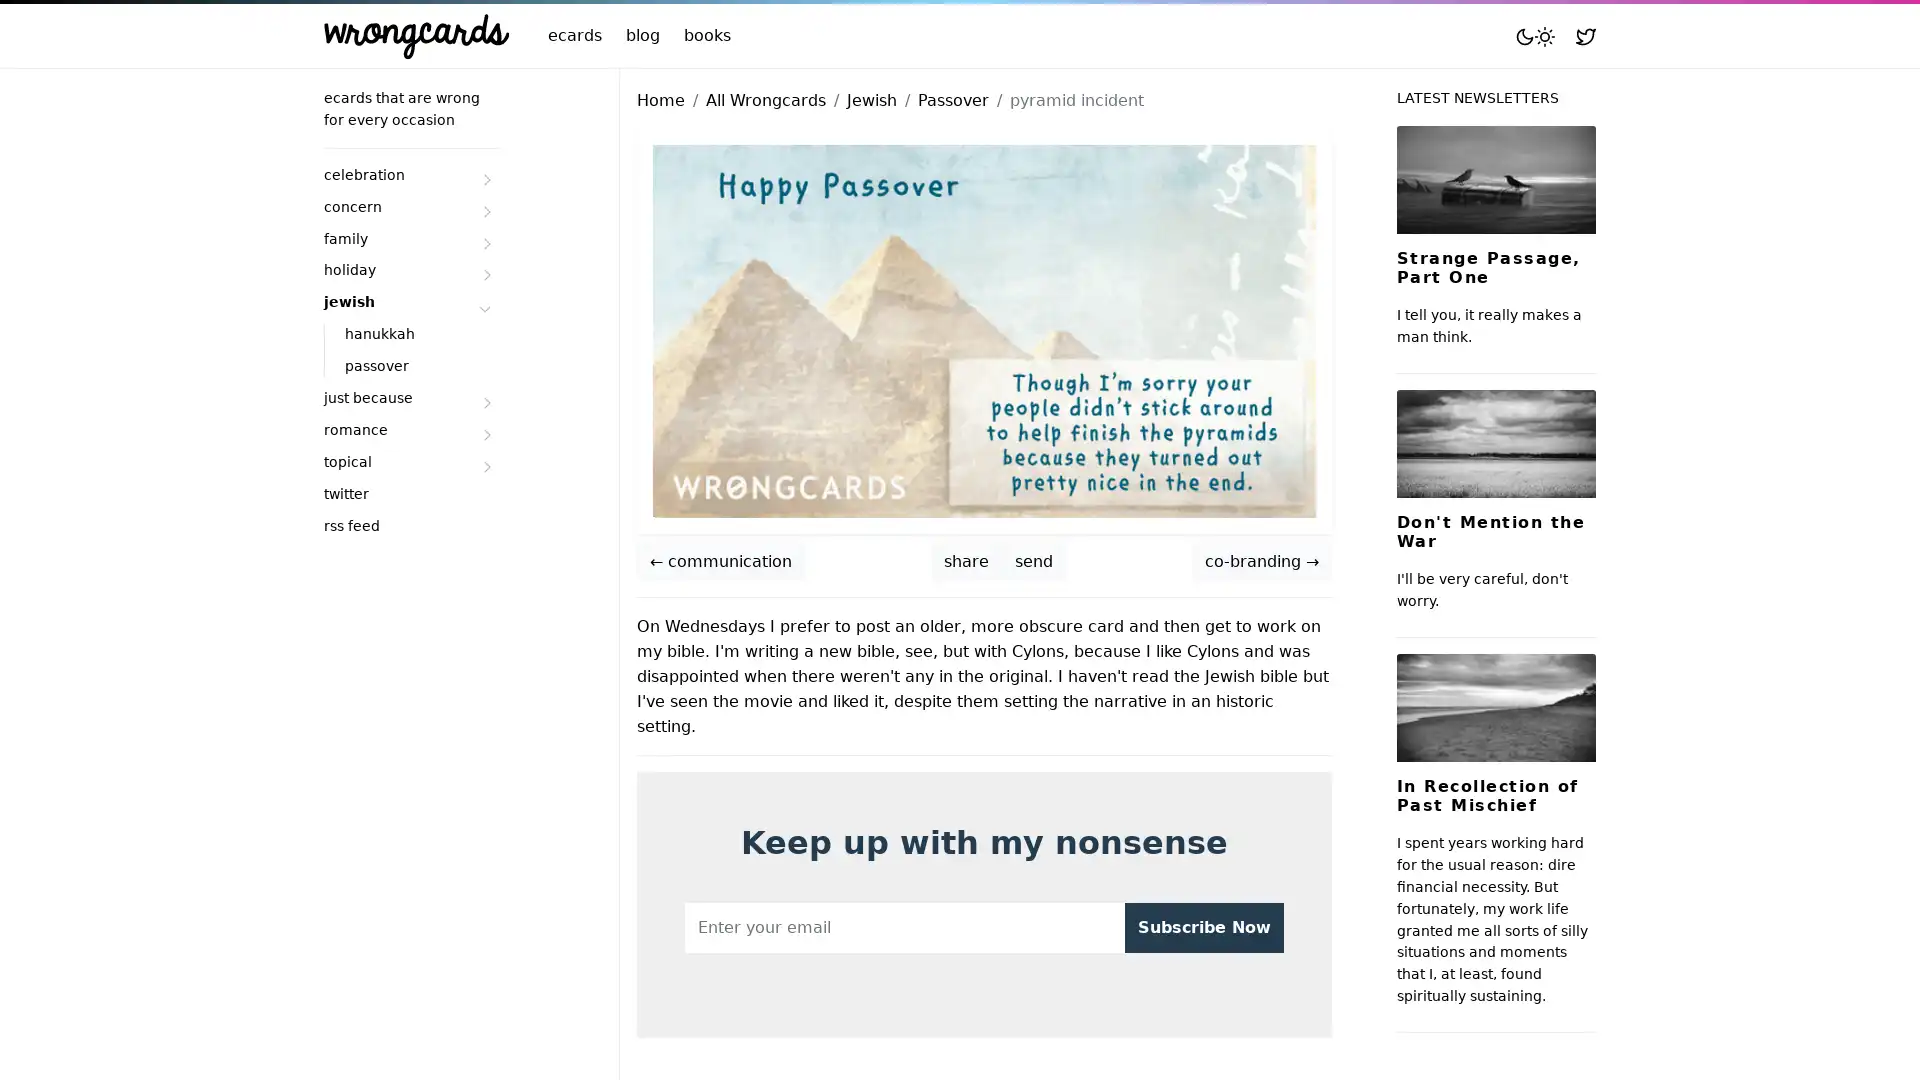 The height and width of the screenshot is (1080, 1920). Describe the element at coordinates (484, 307) in the screenshot. I see `Submenu` at that location.